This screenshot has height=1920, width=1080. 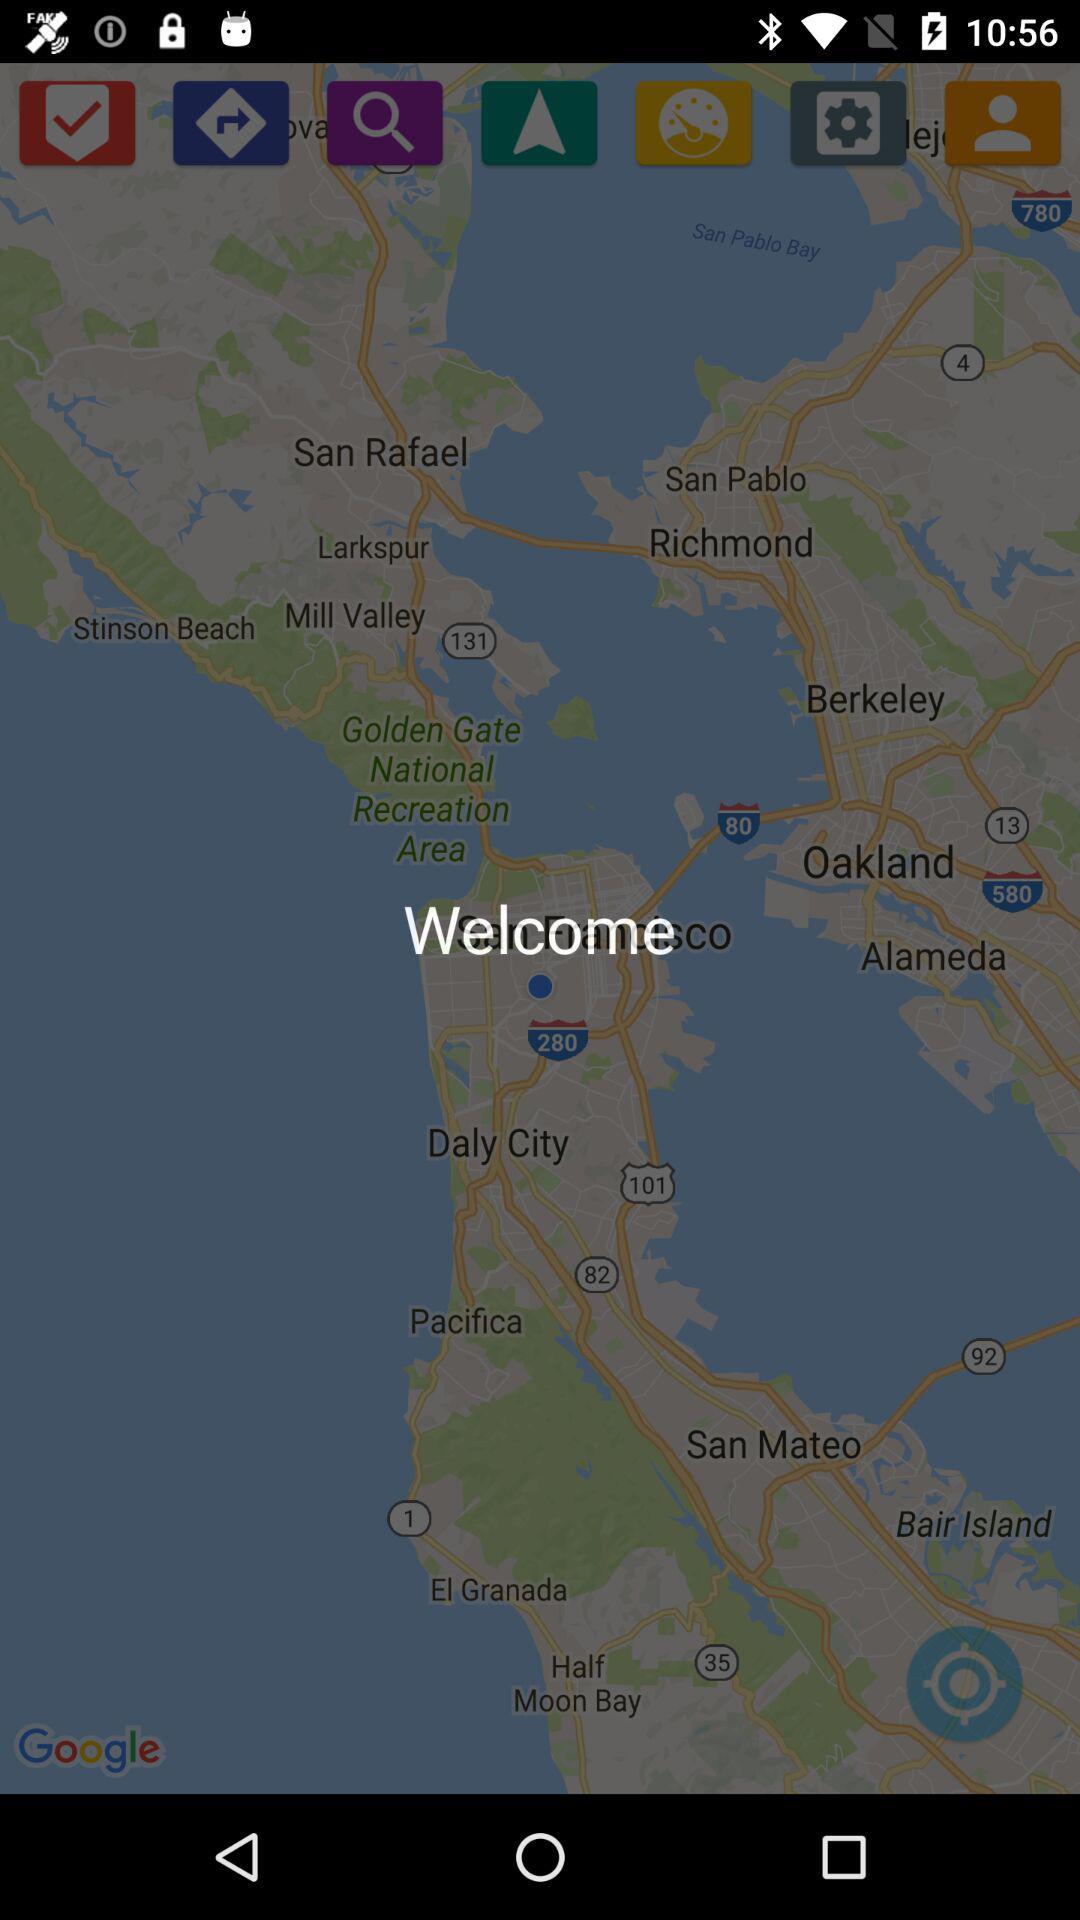 What do you see at coordinates (1002, 121) in the screenshot?
I see `profile` at bounding box center [1002, 121].